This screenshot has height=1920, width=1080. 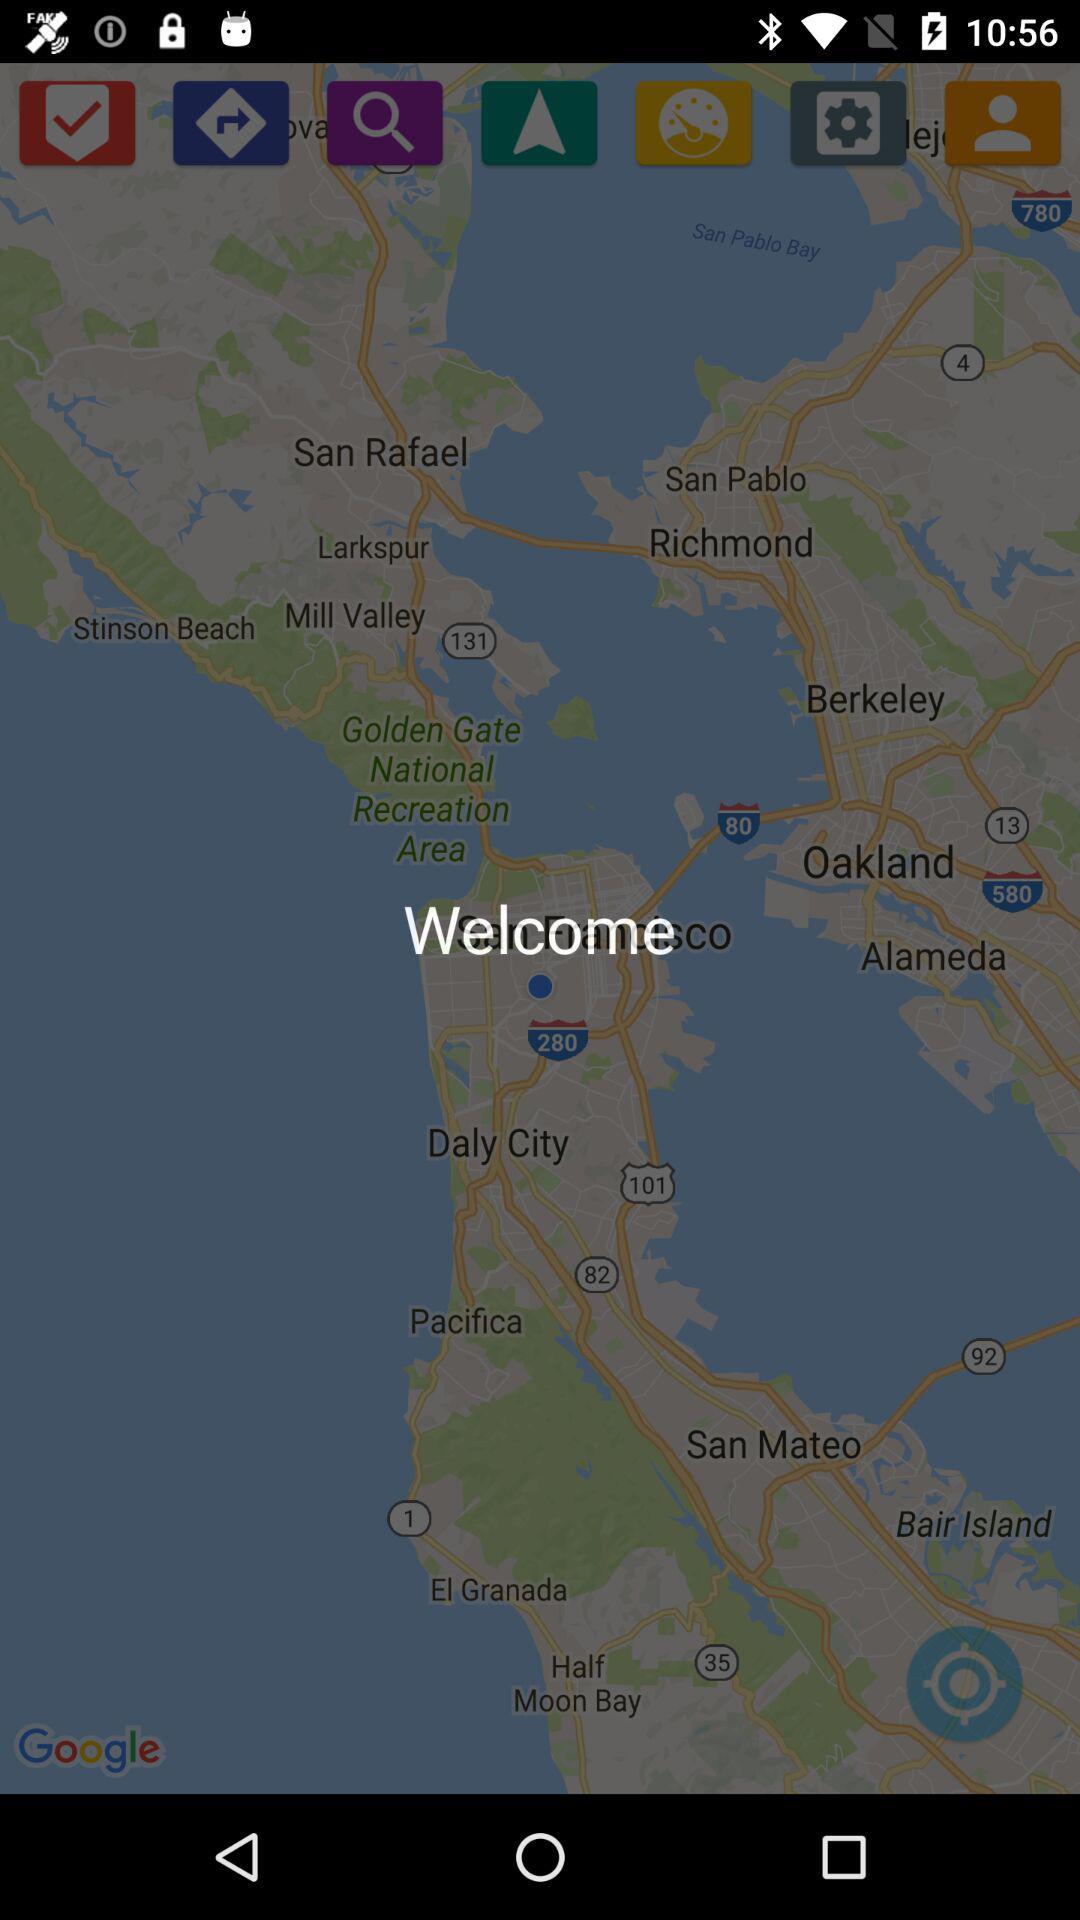 What do you see at coordinates (1002, 121) in the screenshot?
I see `profile` at bounding box center [1002, 121].